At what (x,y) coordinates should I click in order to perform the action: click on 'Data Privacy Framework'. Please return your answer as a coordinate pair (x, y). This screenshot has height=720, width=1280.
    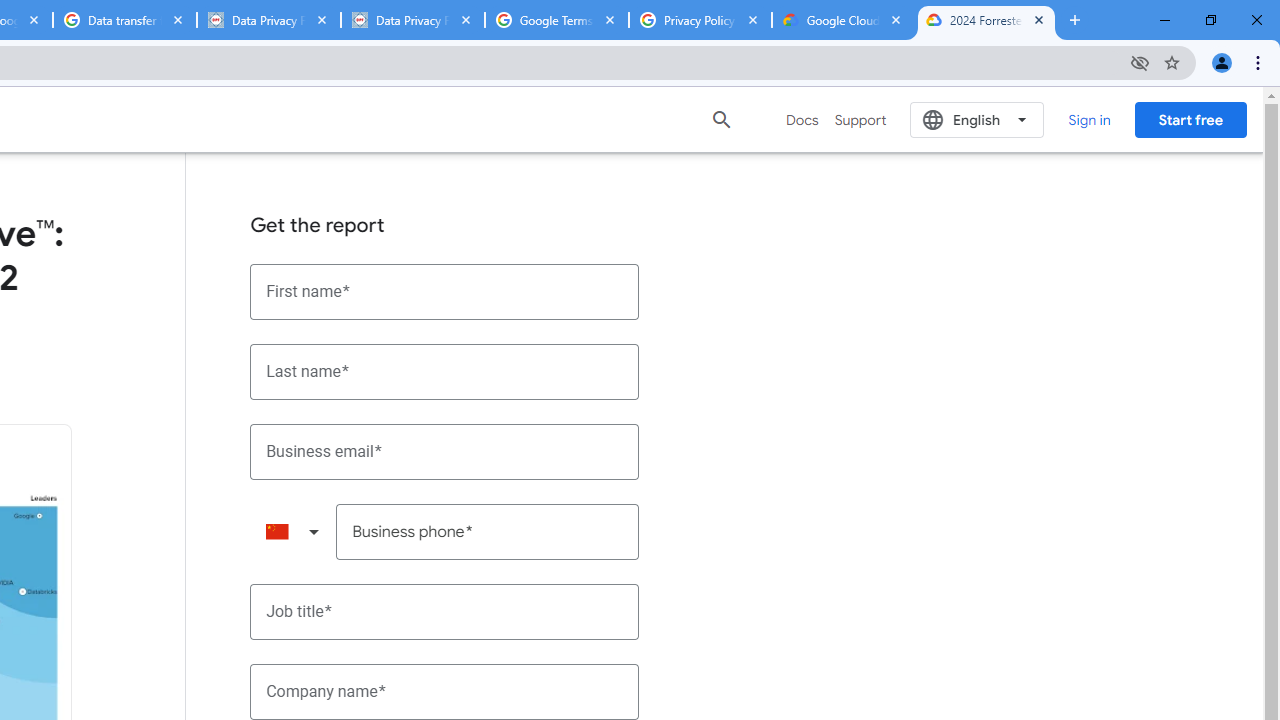
    Looking at the image, I should click on (411, 20).